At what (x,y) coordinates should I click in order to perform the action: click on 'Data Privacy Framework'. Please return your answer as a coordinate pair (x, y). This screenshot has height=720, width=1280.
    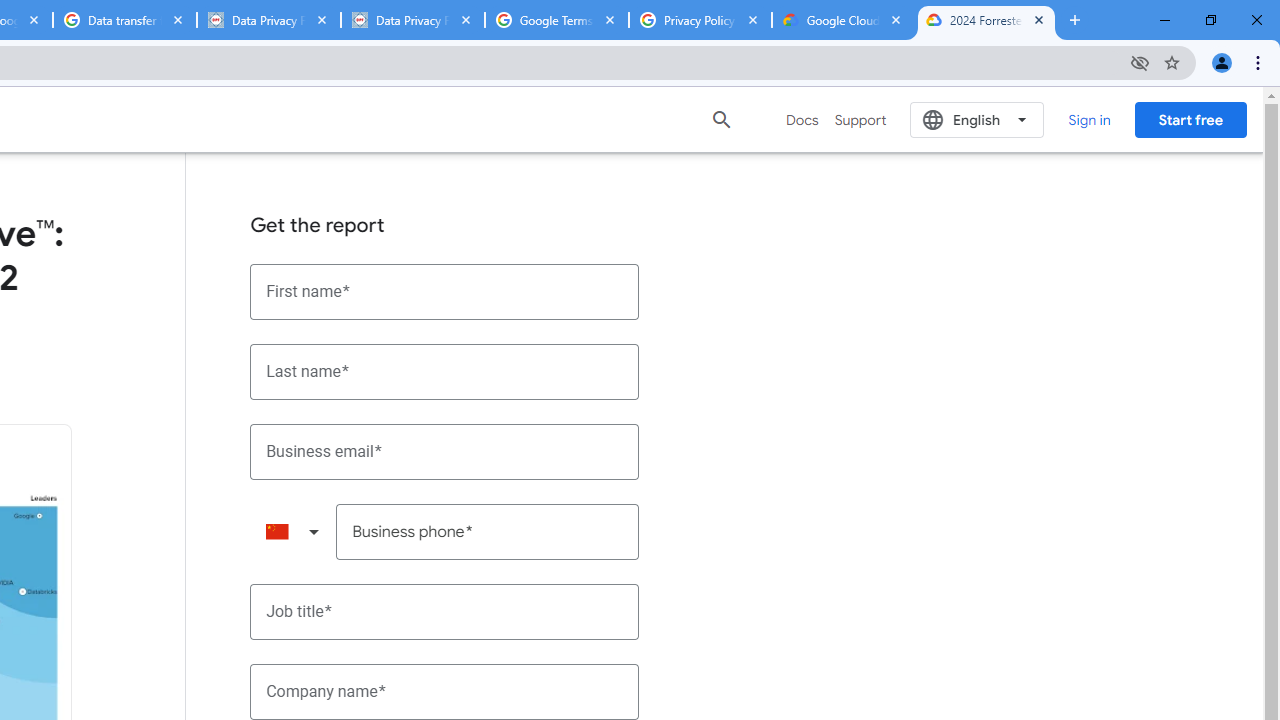
    Looking at the image, I should click on (411, 20).